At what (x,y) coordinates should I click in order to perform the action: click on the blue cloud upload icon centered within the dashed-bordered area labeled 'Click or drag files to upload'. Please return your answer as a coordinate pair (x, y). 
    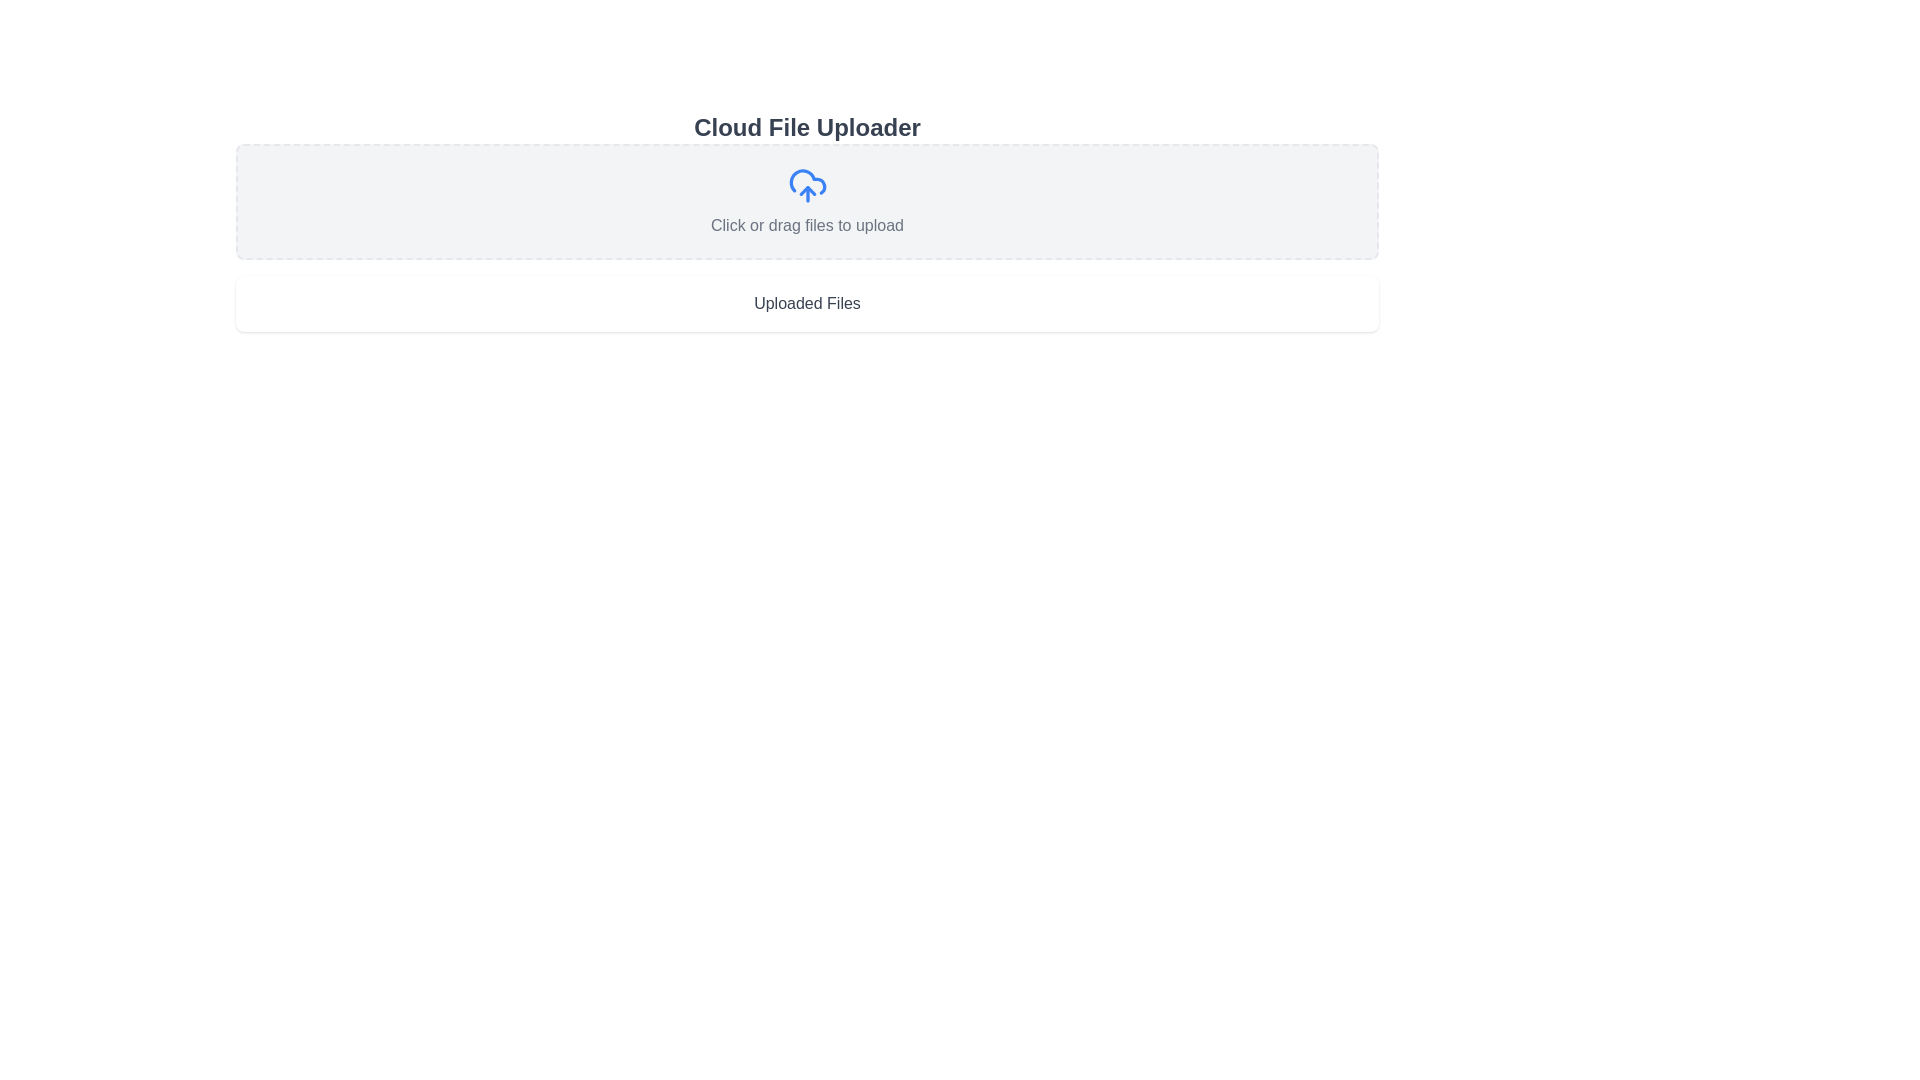
    Looking at the image, I should click on (807, 185).